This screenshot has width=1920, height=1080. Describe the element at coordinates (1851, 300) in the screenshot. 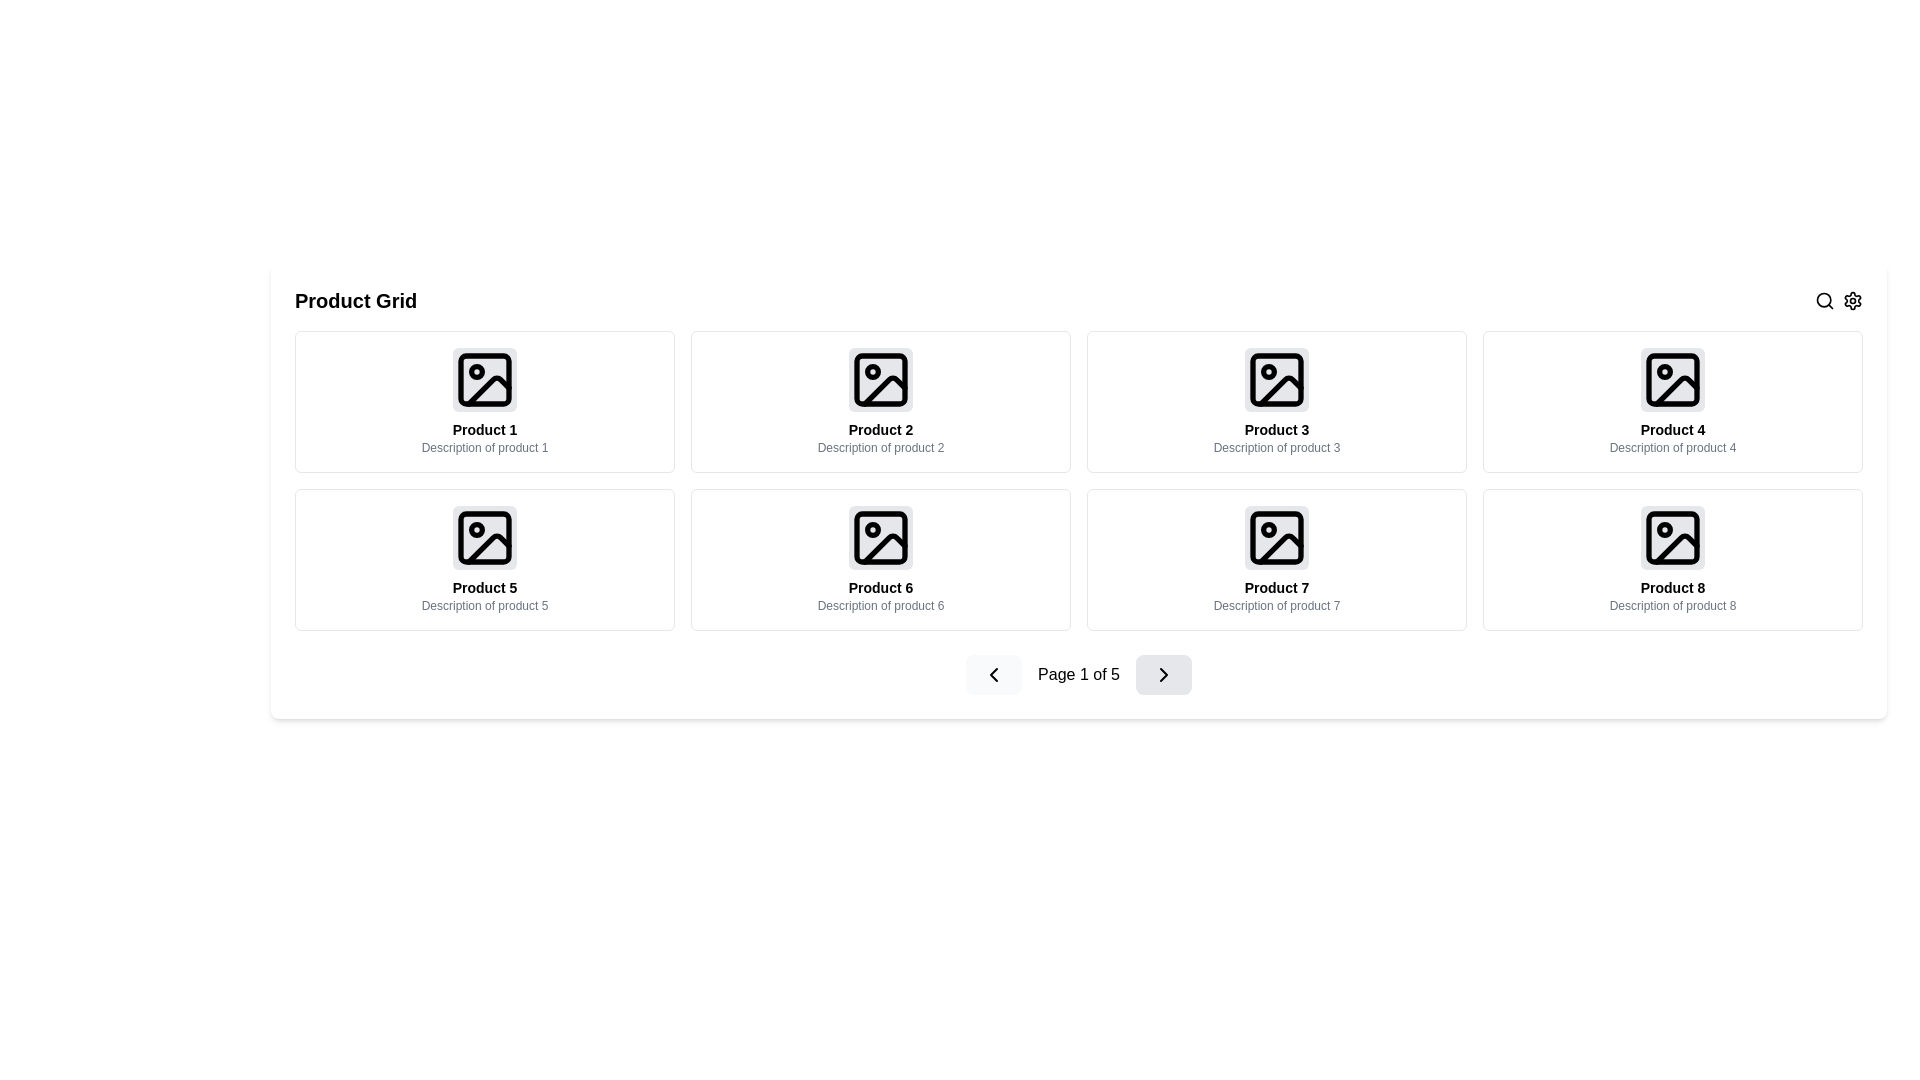

I see `the gear-shaped icon located in the top right corner of the interface` at that location.